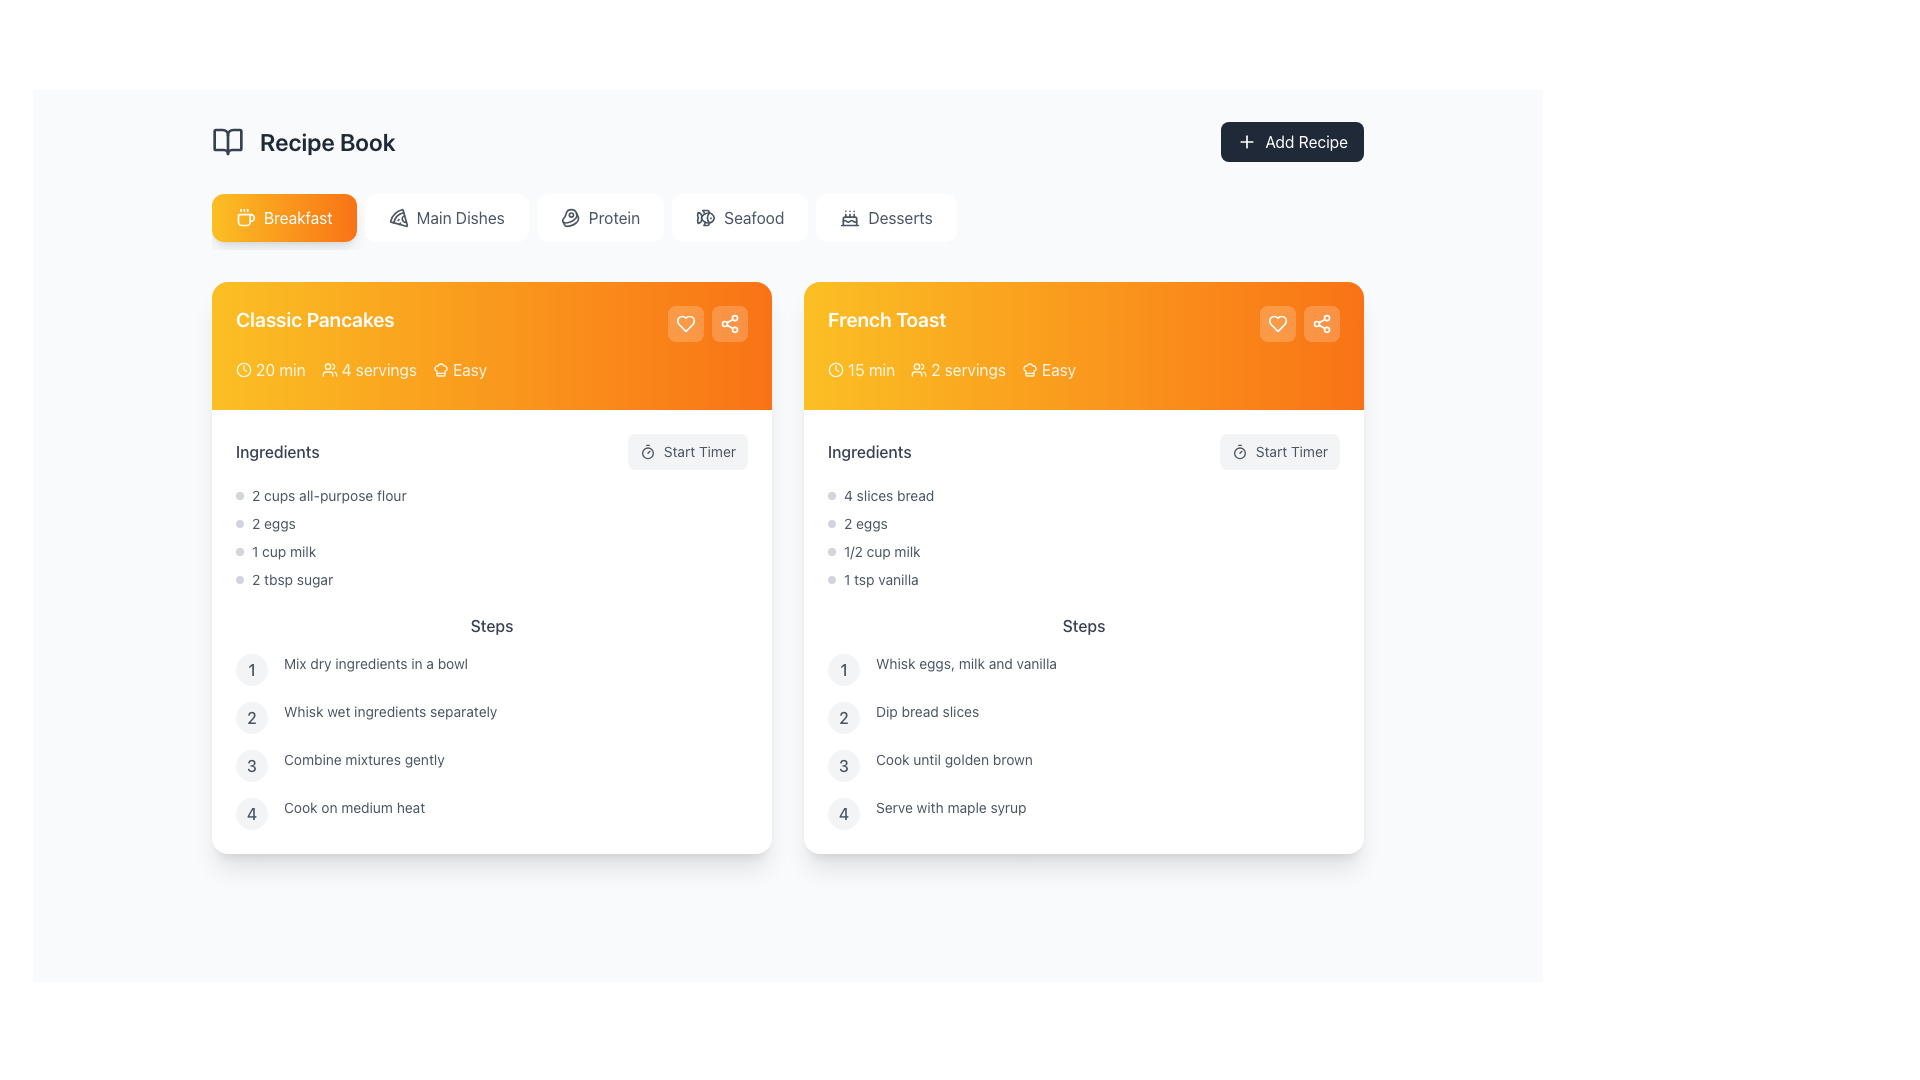  What do you see at coordinates (251, 716) in the screenshot?
I see `the step indicator element displaying the text '2' in the 'Classic Pancakes' card` at bounding box center [251, 716].